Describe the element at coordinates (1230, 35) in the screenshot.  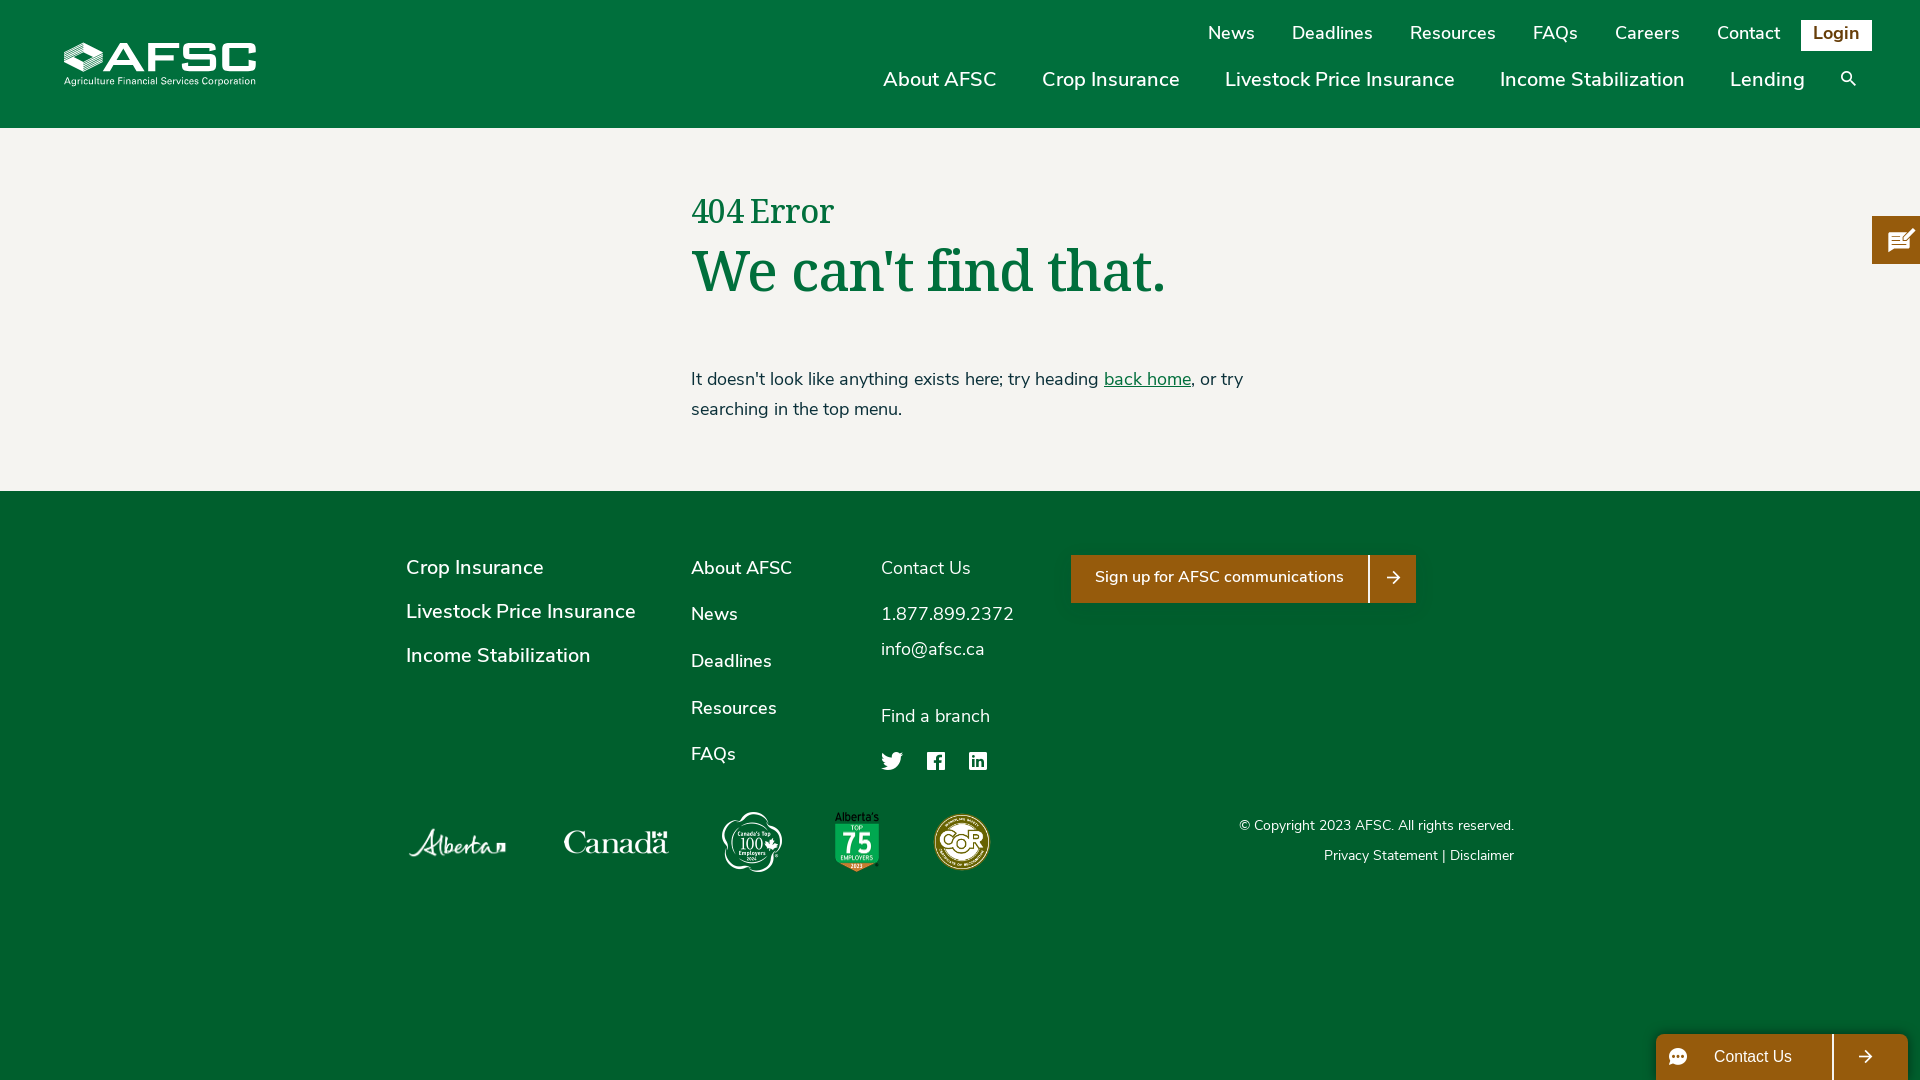
I see `'News'` at that location.